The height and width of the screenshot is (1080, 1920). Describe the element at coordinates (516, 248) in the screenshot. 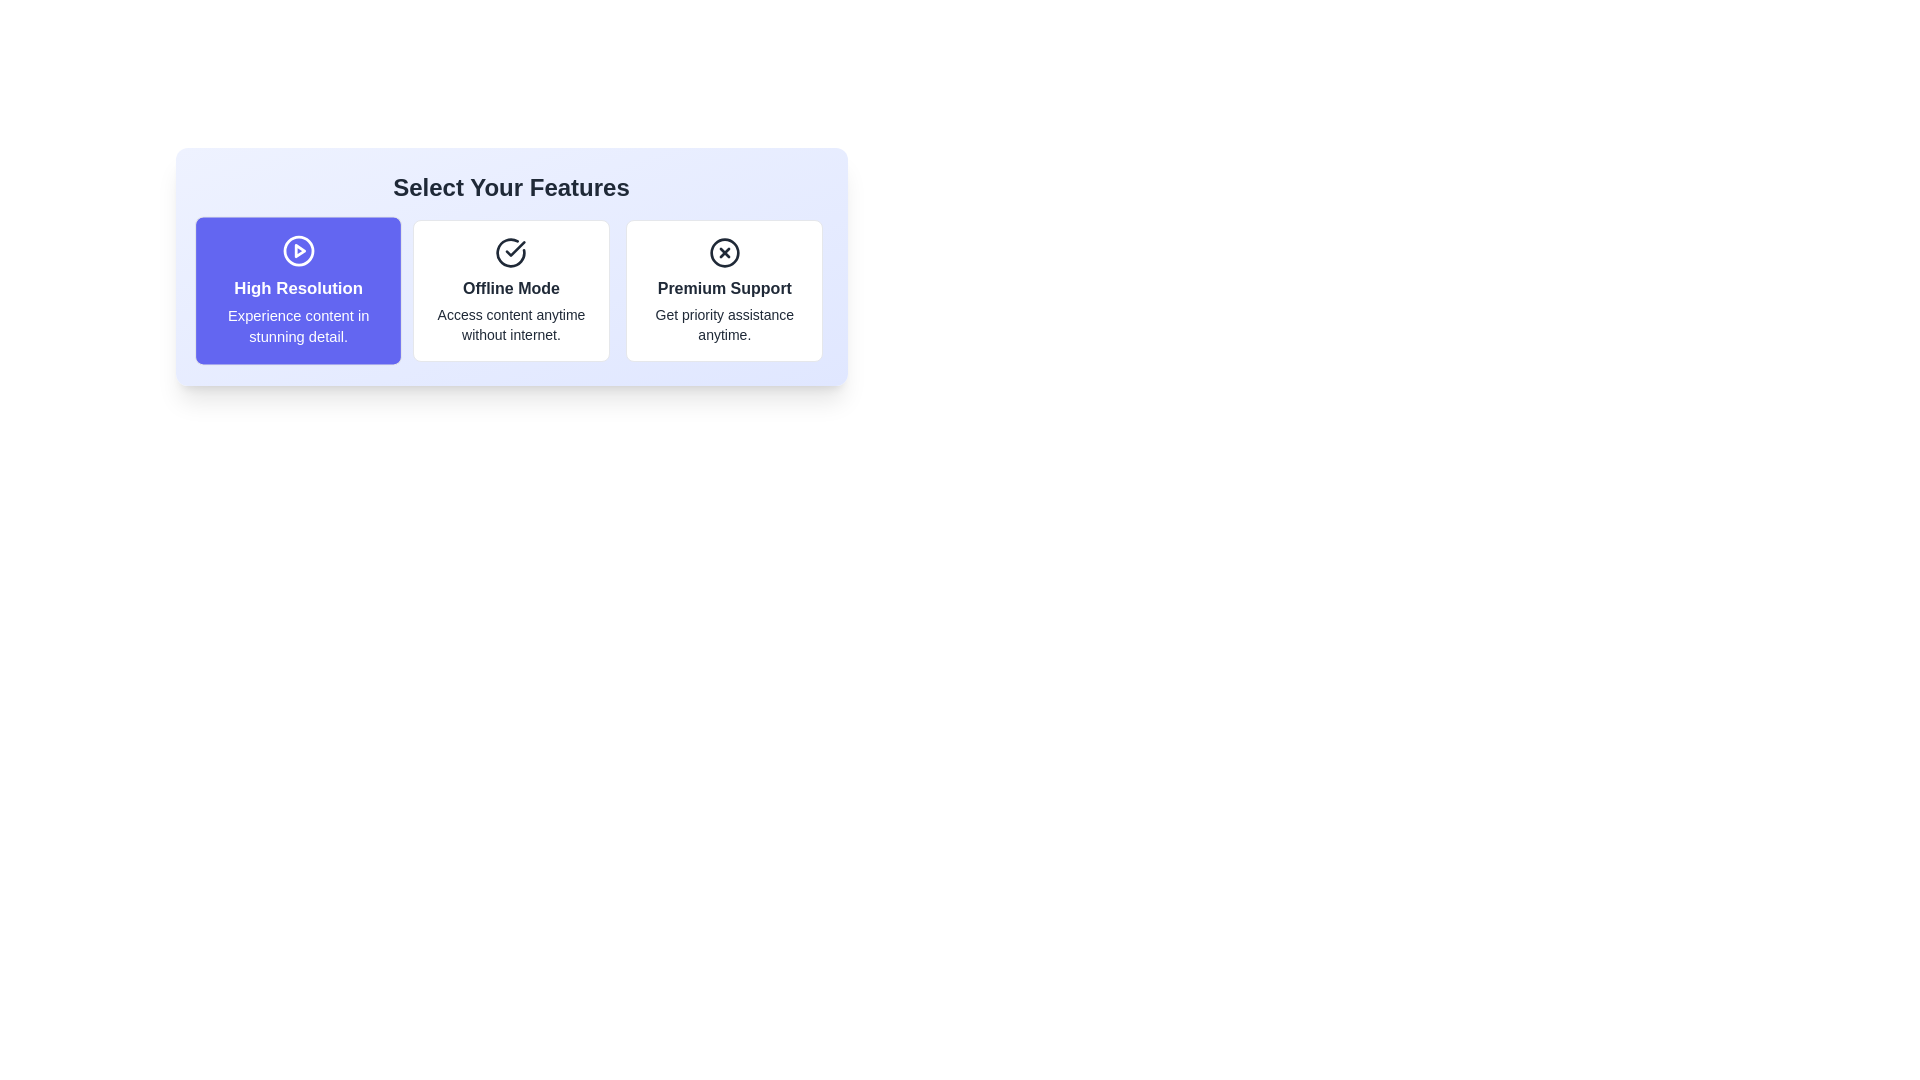

I see `the checkmark icon indicating confirmation within the 'Offline Mode' card, which is the second card in a row of three cards` at that location.